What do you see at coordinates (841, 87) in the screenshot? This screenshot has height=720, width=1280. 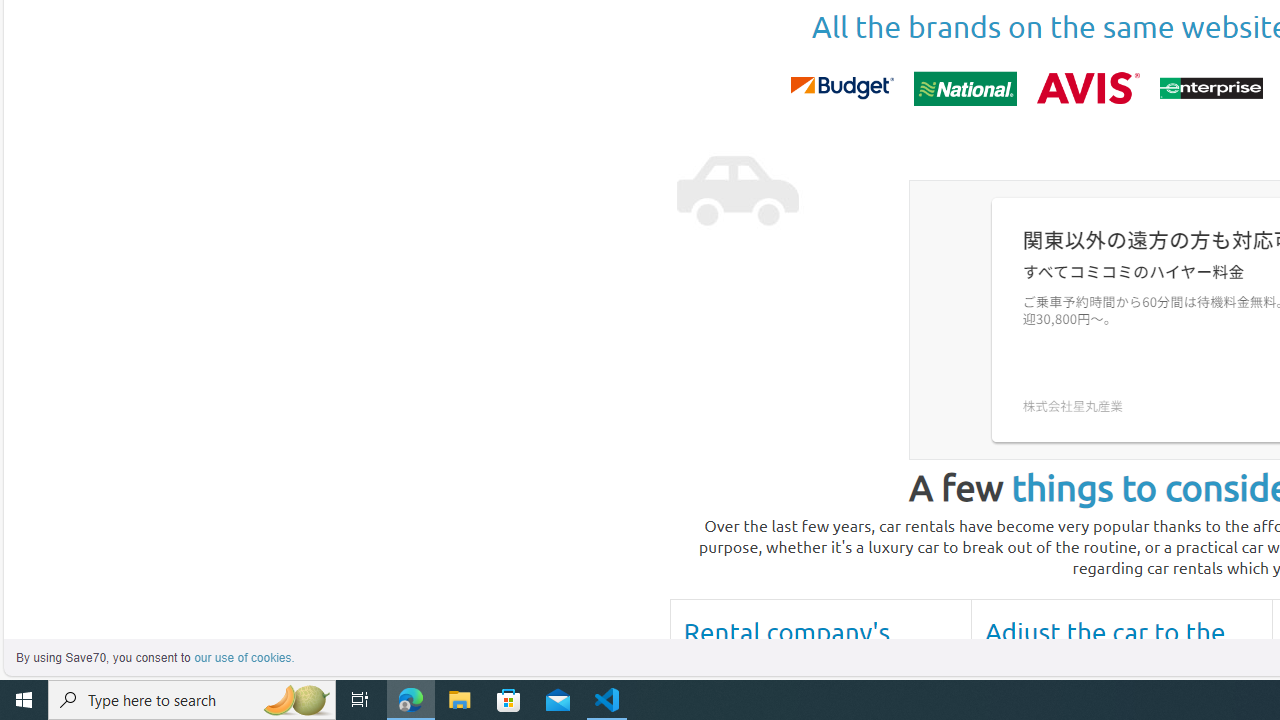 I see `'Budget'` at bounding box center [841, 87].